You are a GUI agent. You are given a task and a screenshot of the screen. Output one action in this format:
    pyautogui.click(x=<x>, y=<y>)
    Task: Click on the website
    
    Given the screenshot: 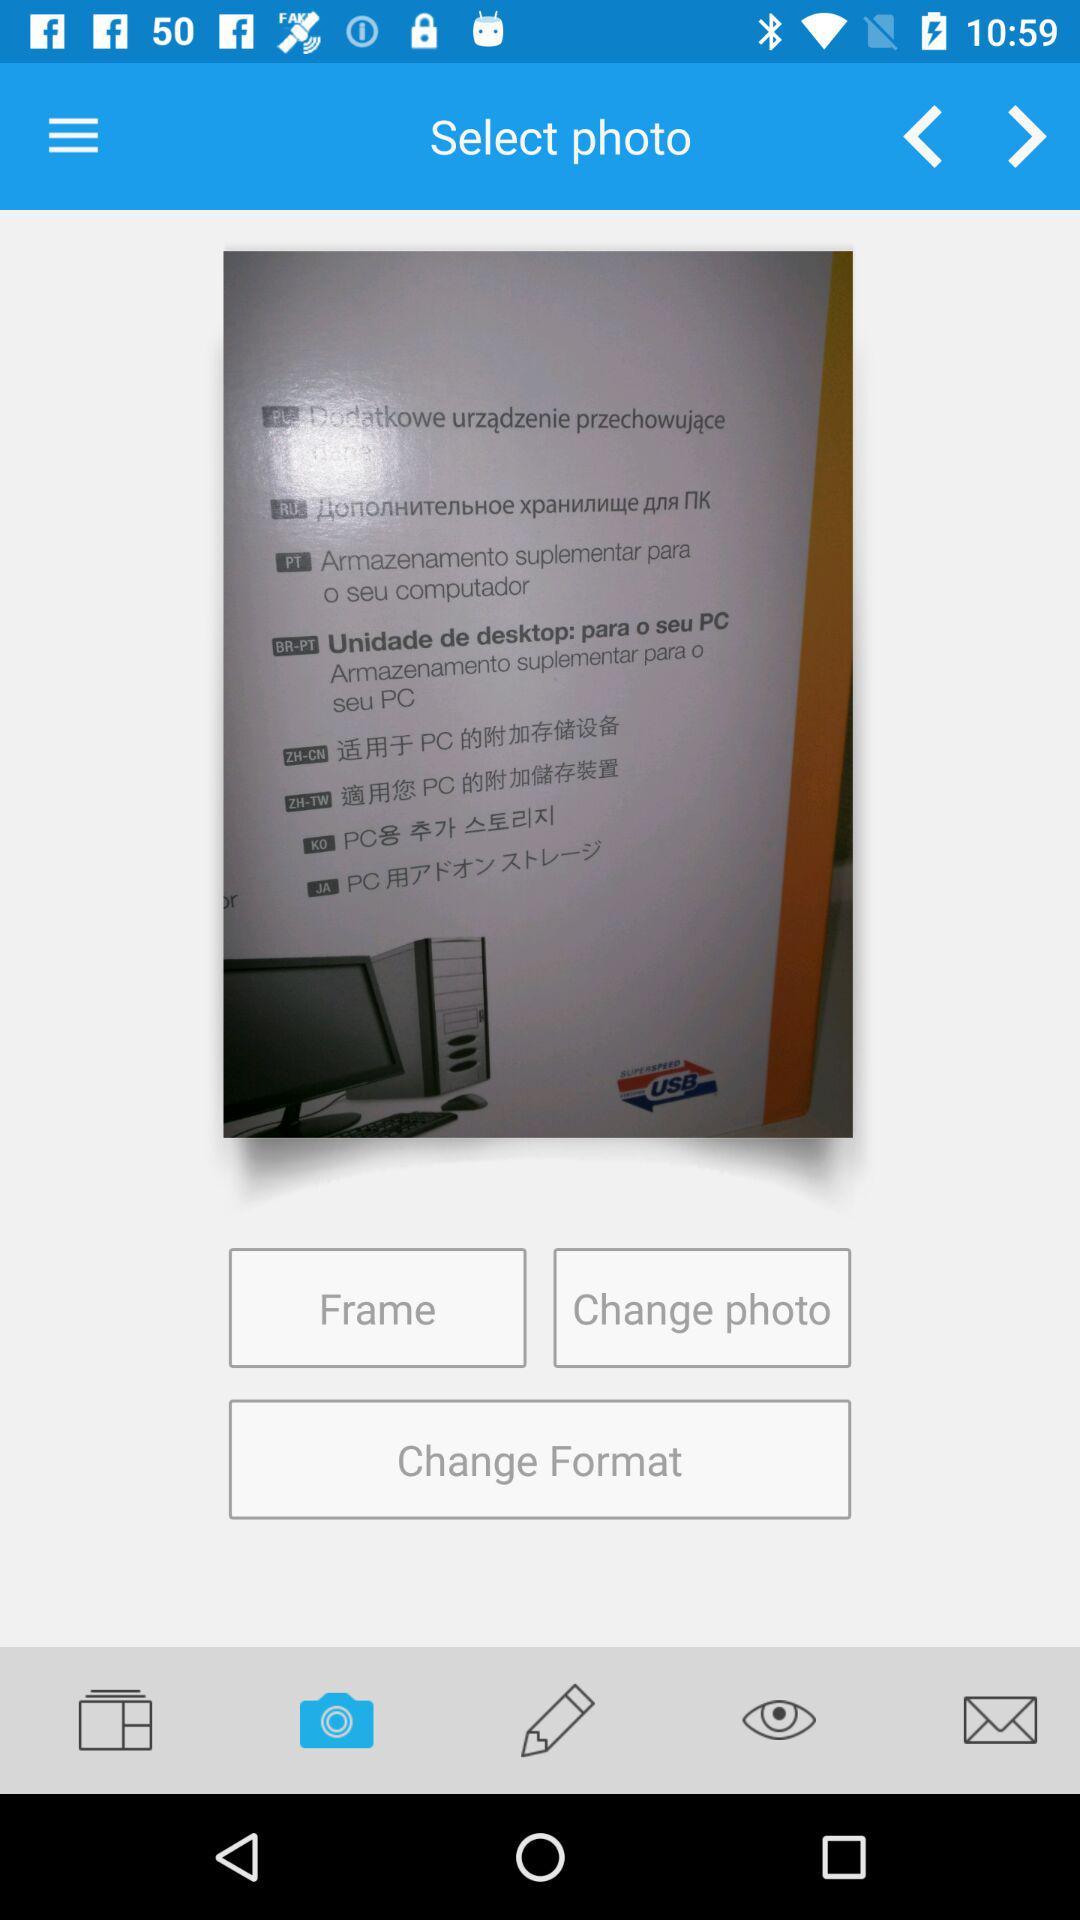 What is the action you would take?
    pyautogui.click(x=537, y=694)
    